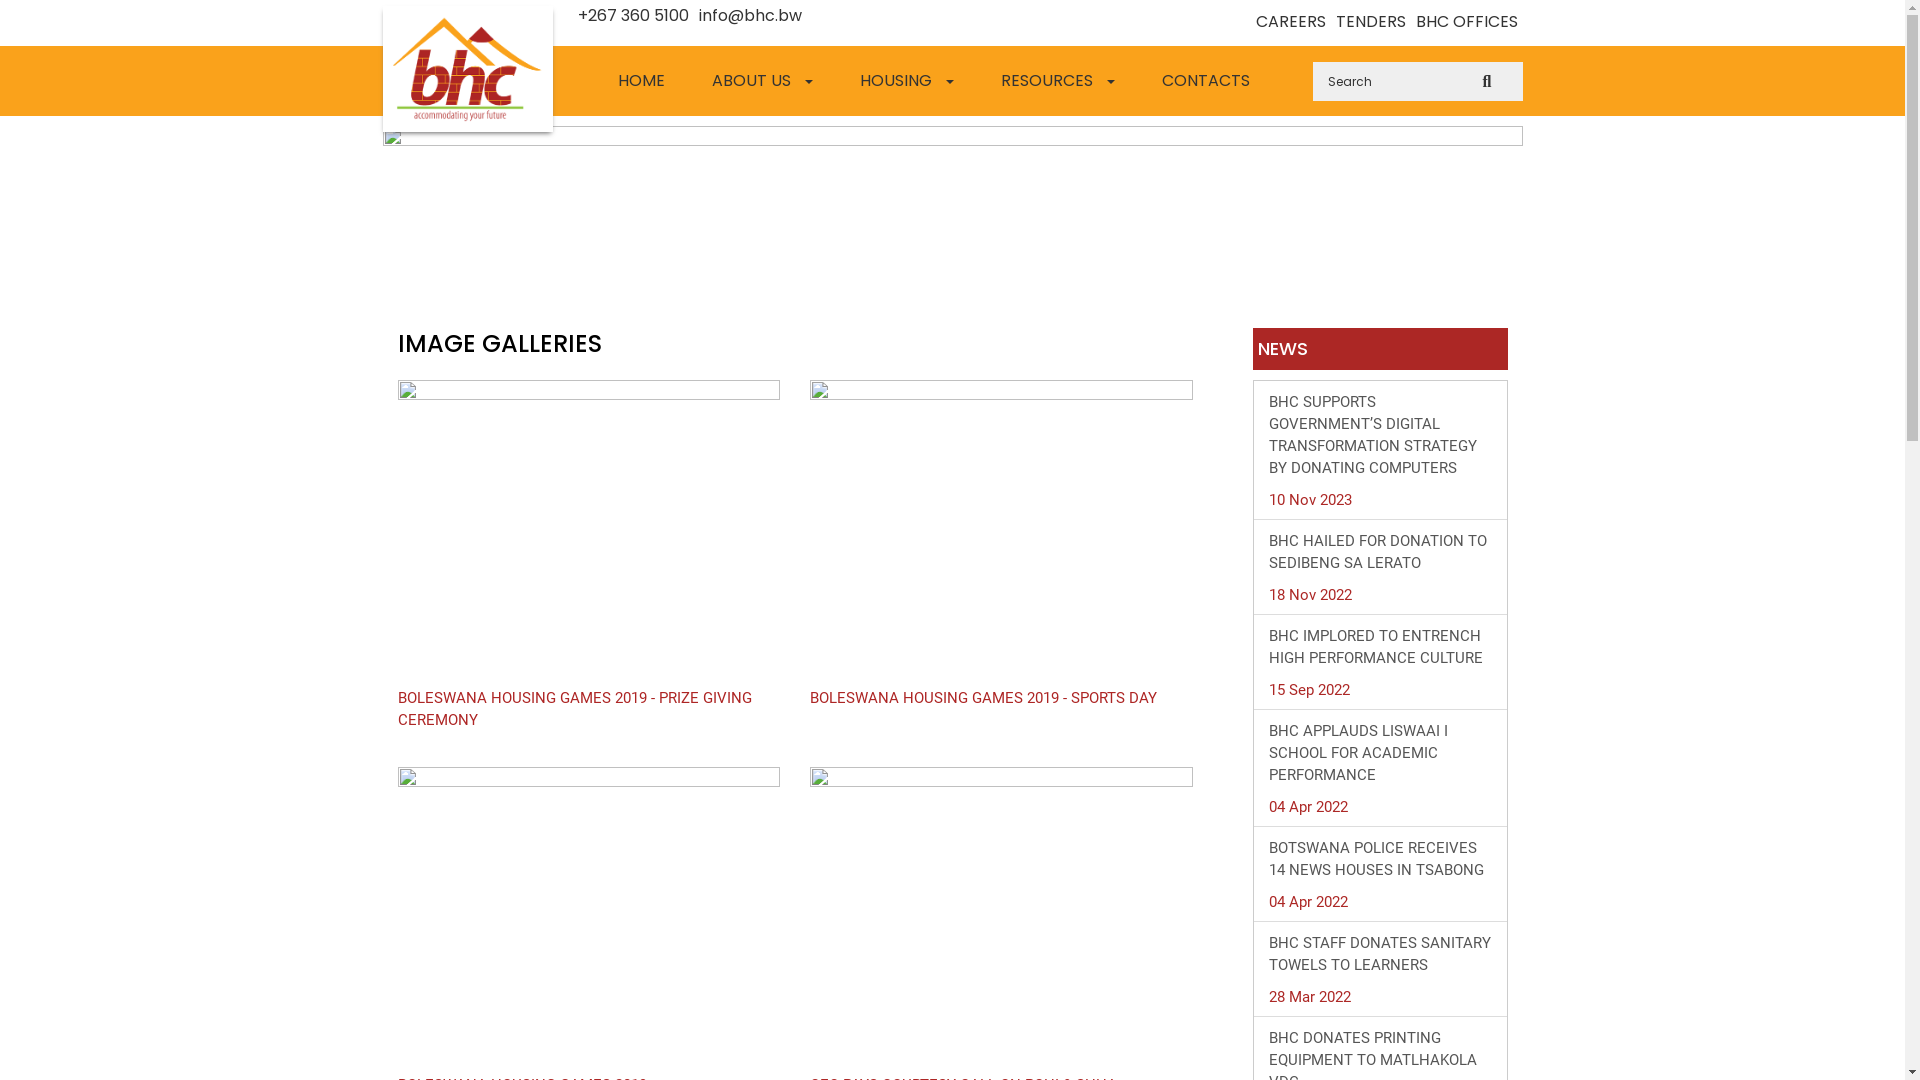 This screenshot has height=1080, width=1920. I want to click on 'CONTACTS', so click(1209, 80).